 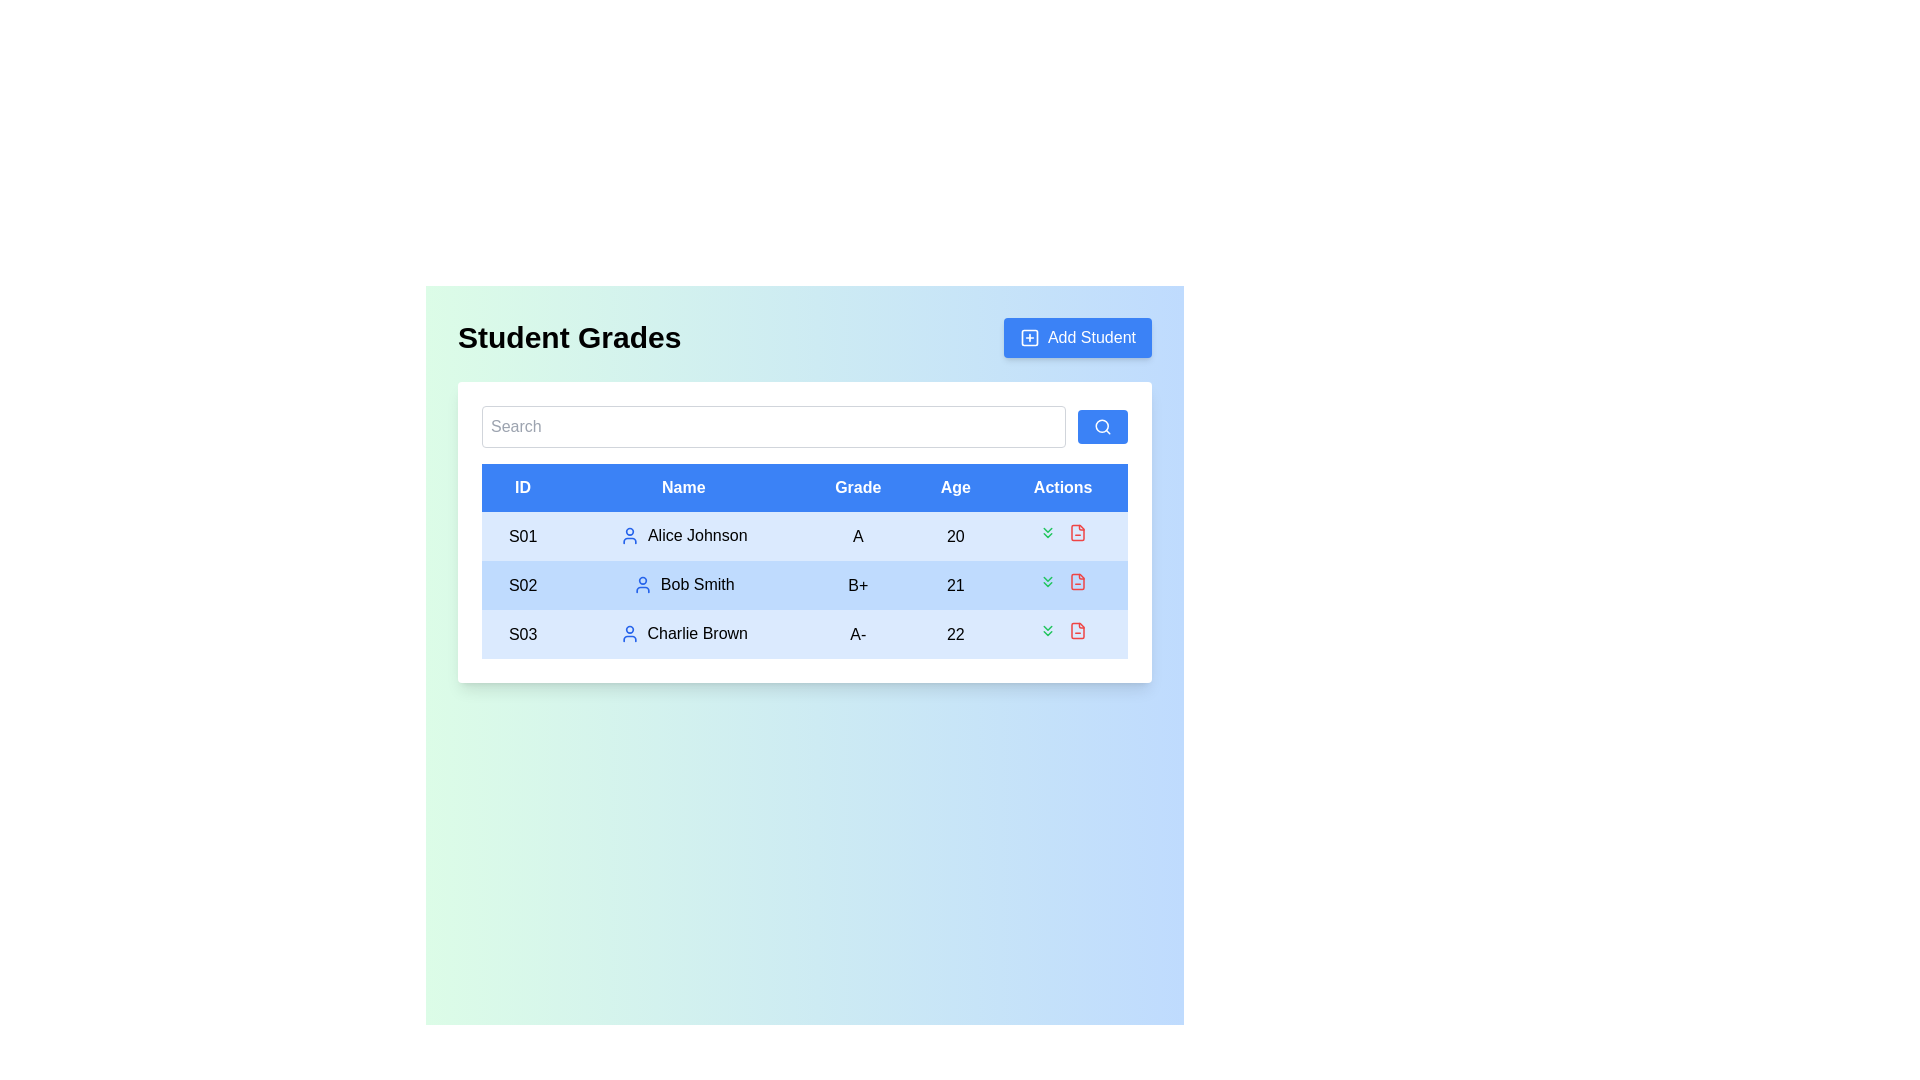 I want to click on the red document icon with a minus symbol in the Actions column of the second row, so click(x=1077, y=582).